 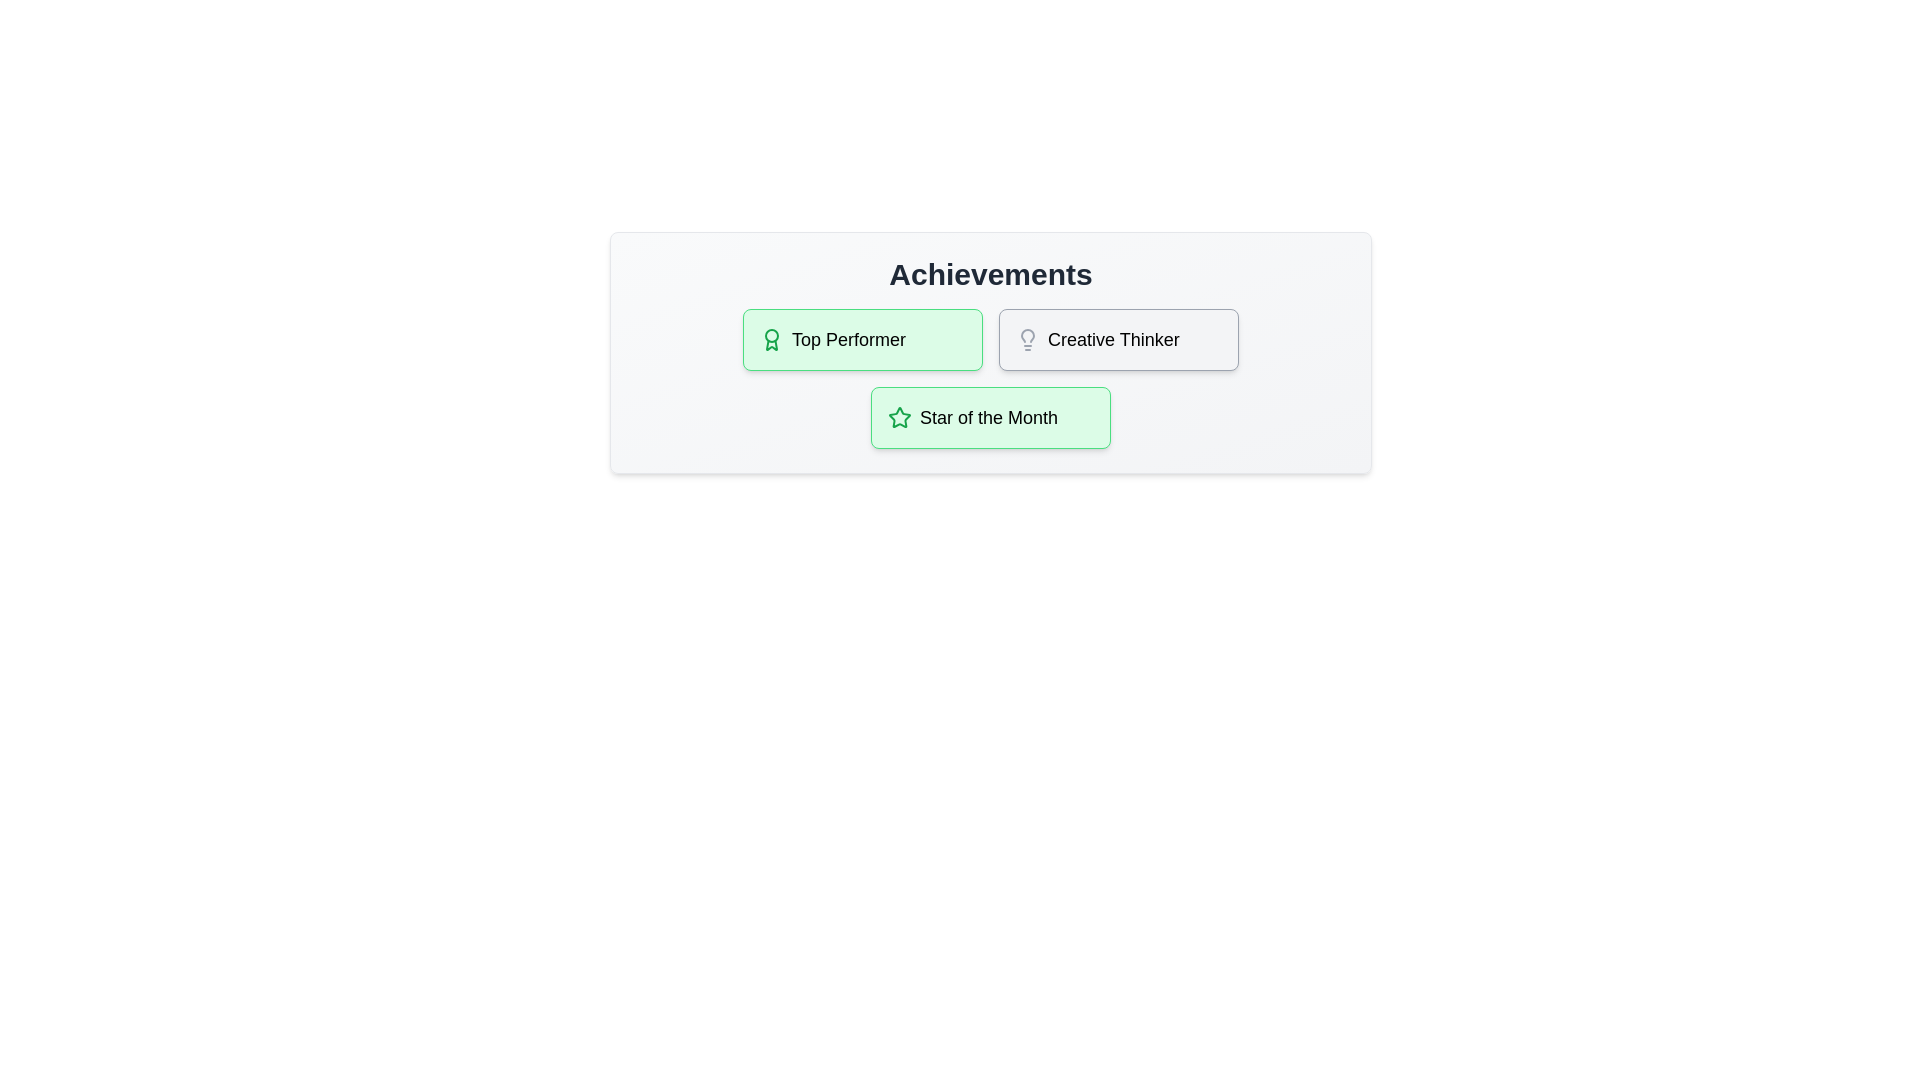 What do you see at coordinates (863, 338) in the screenshot?
I see `the achievement titled Top Performer to view its details` at bounding box center [863, 338].